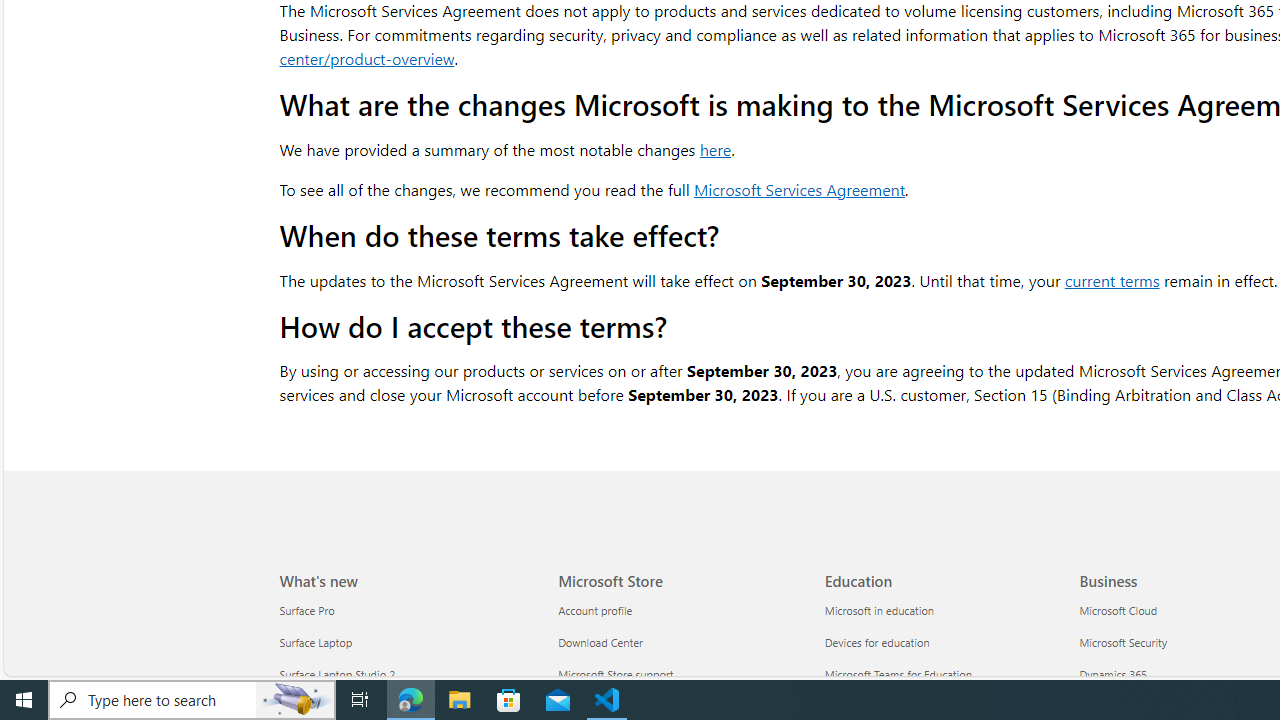 The width and height of the screenshot is (1280, 720). I want to click on 'Microsoft Store support Microsoft Store', so click(615, 675).